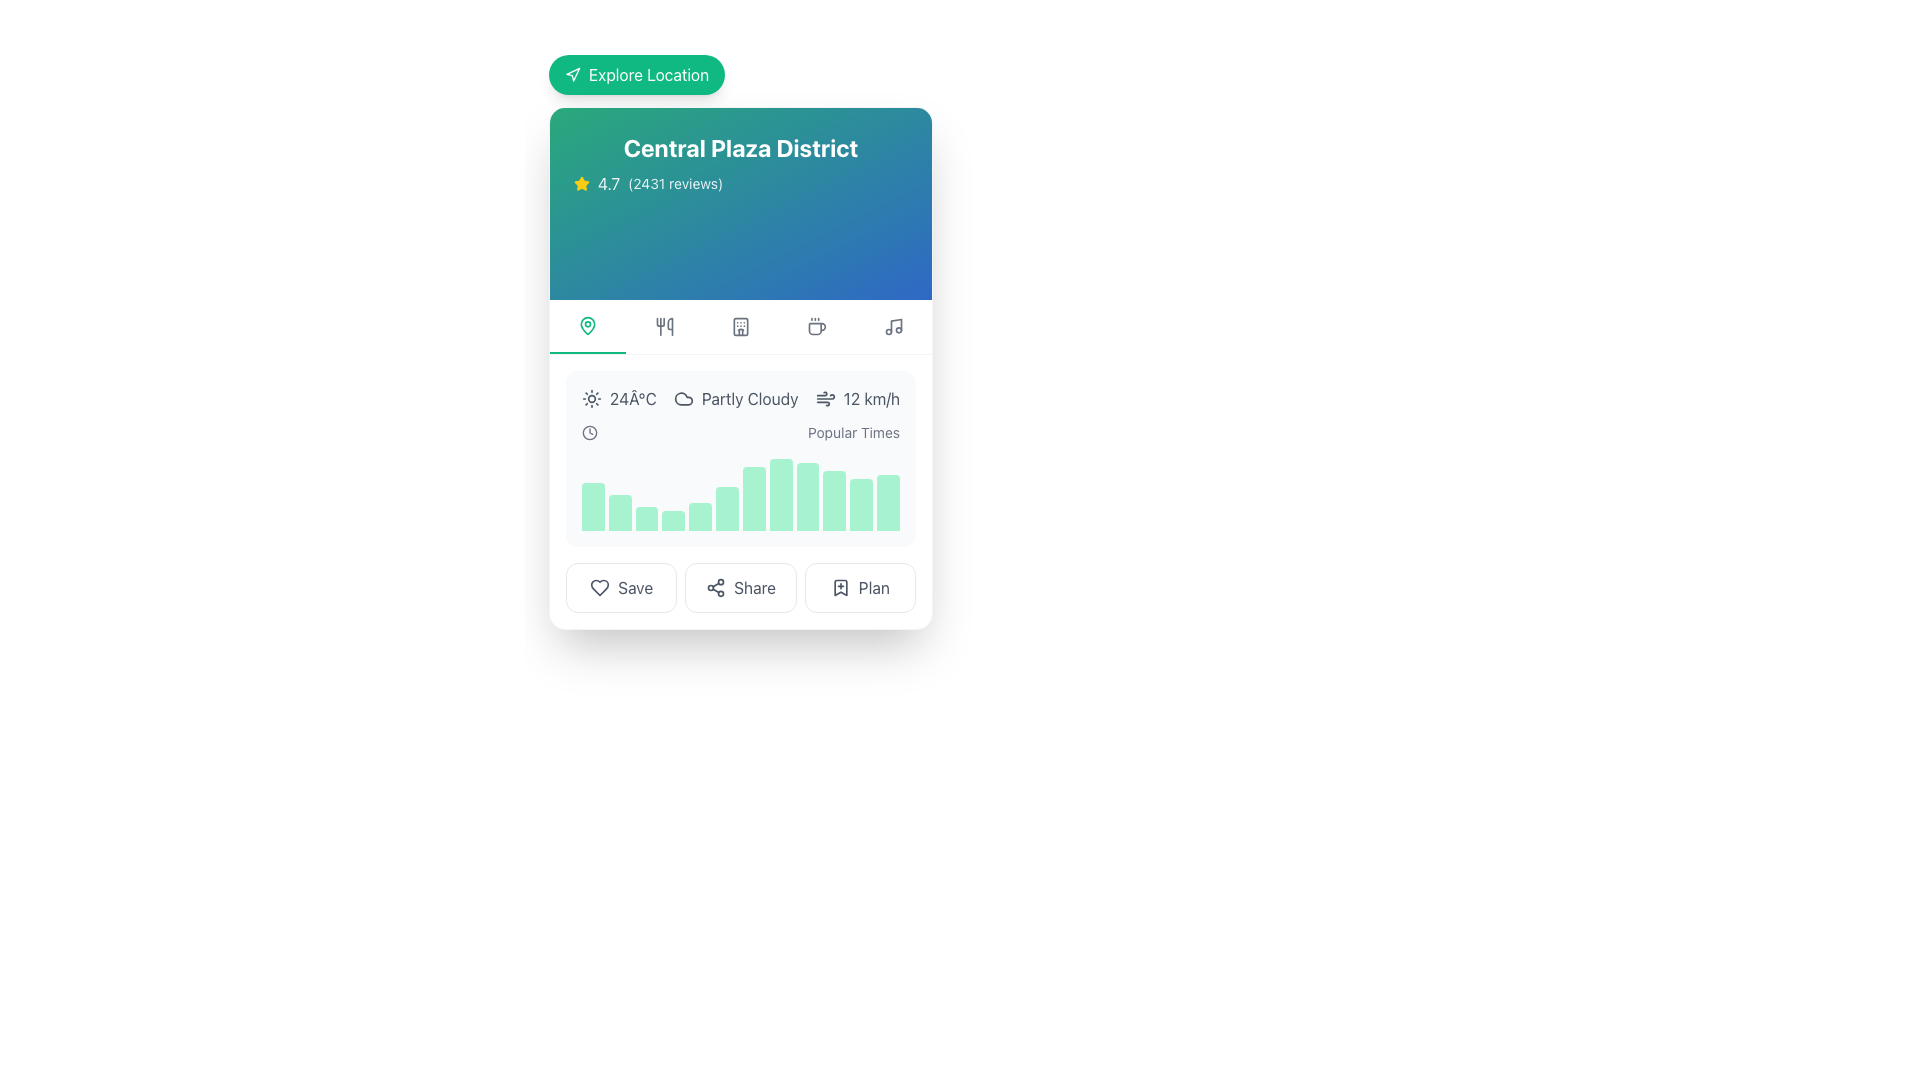  What do you see at coordinates (580, 183) in the screenshot?
I see `the star icon representing the rating for 'Central Plaza District', which is located to the left of the text '4.7 (2431 reviews)' in the upper section of the card` at bounding box center [580, 183].